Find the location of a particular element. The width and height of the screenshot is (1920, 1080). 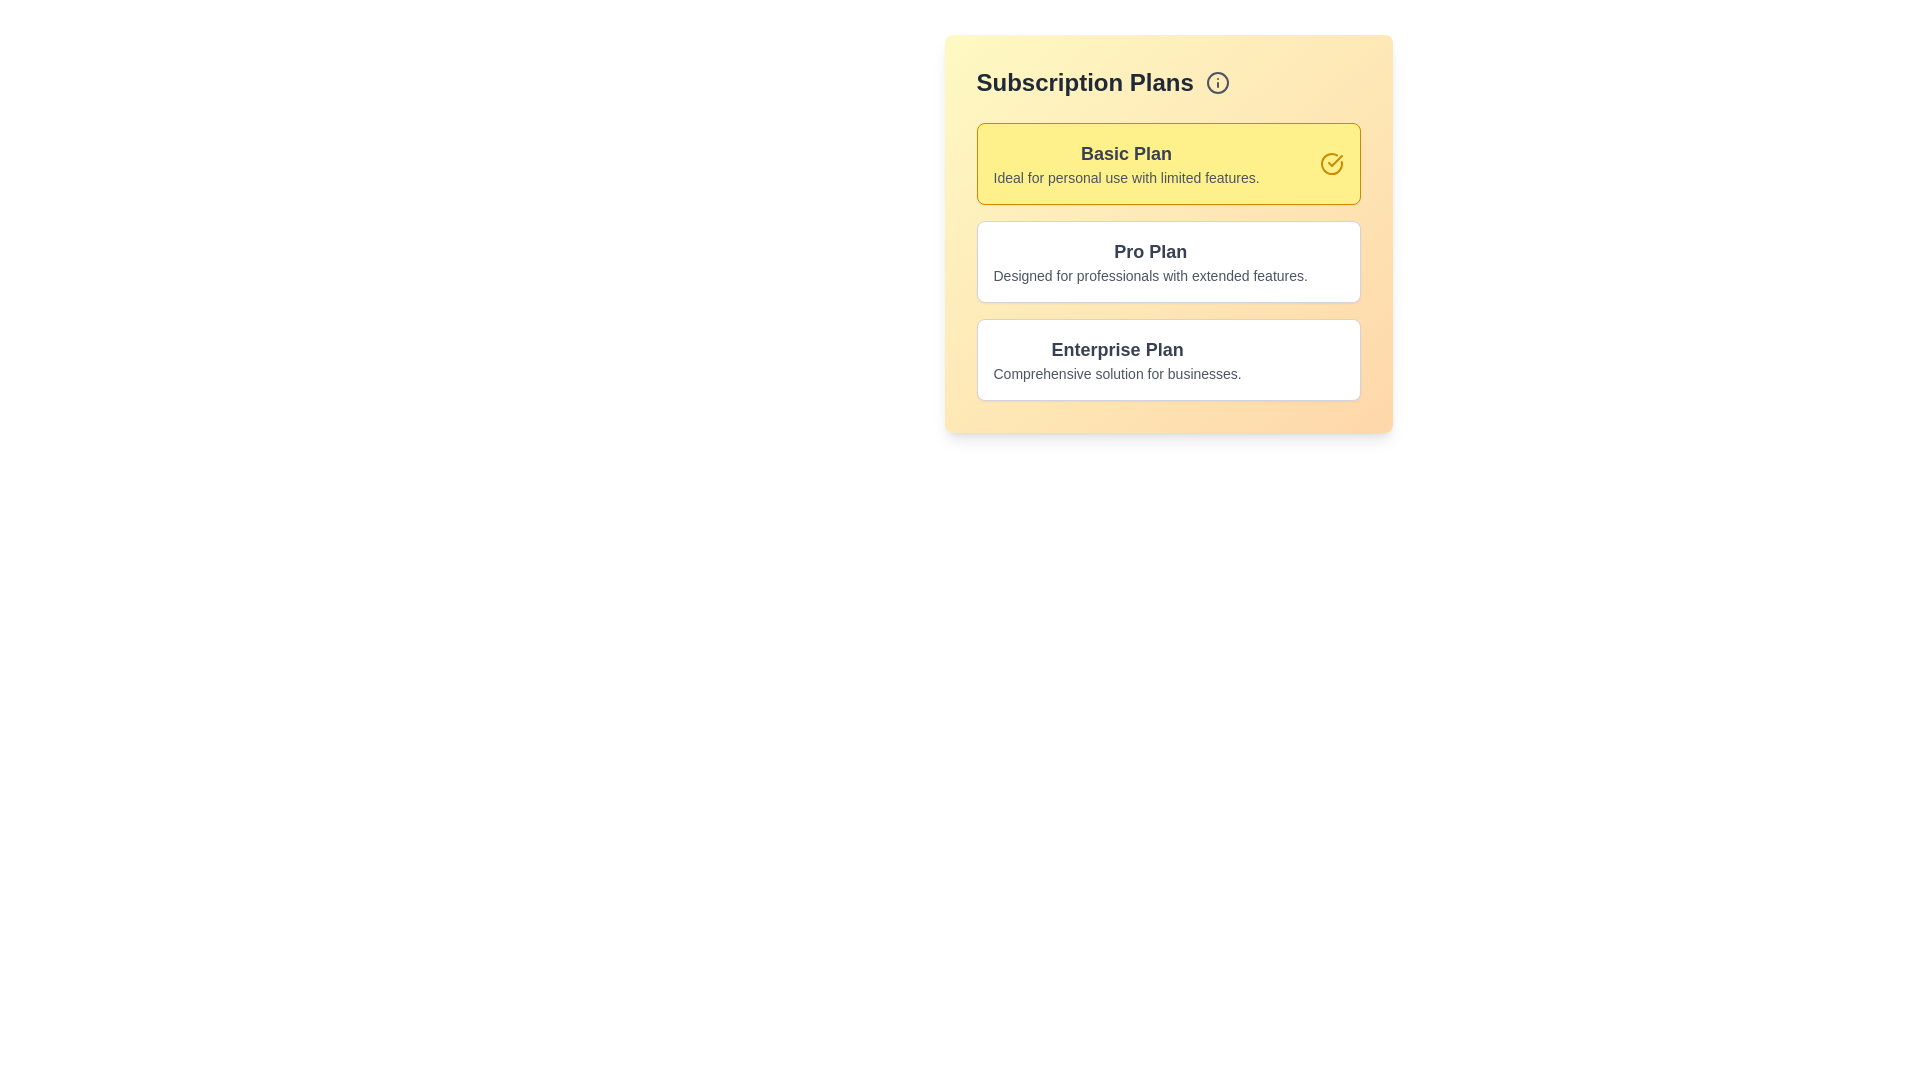

the 'Pro Plan' text label element that is prominently displayed in bold and larger font, located centrally between the 'Basic Plan' above and 'Enterprise Plan' below is located at coordinates (1150, 250).